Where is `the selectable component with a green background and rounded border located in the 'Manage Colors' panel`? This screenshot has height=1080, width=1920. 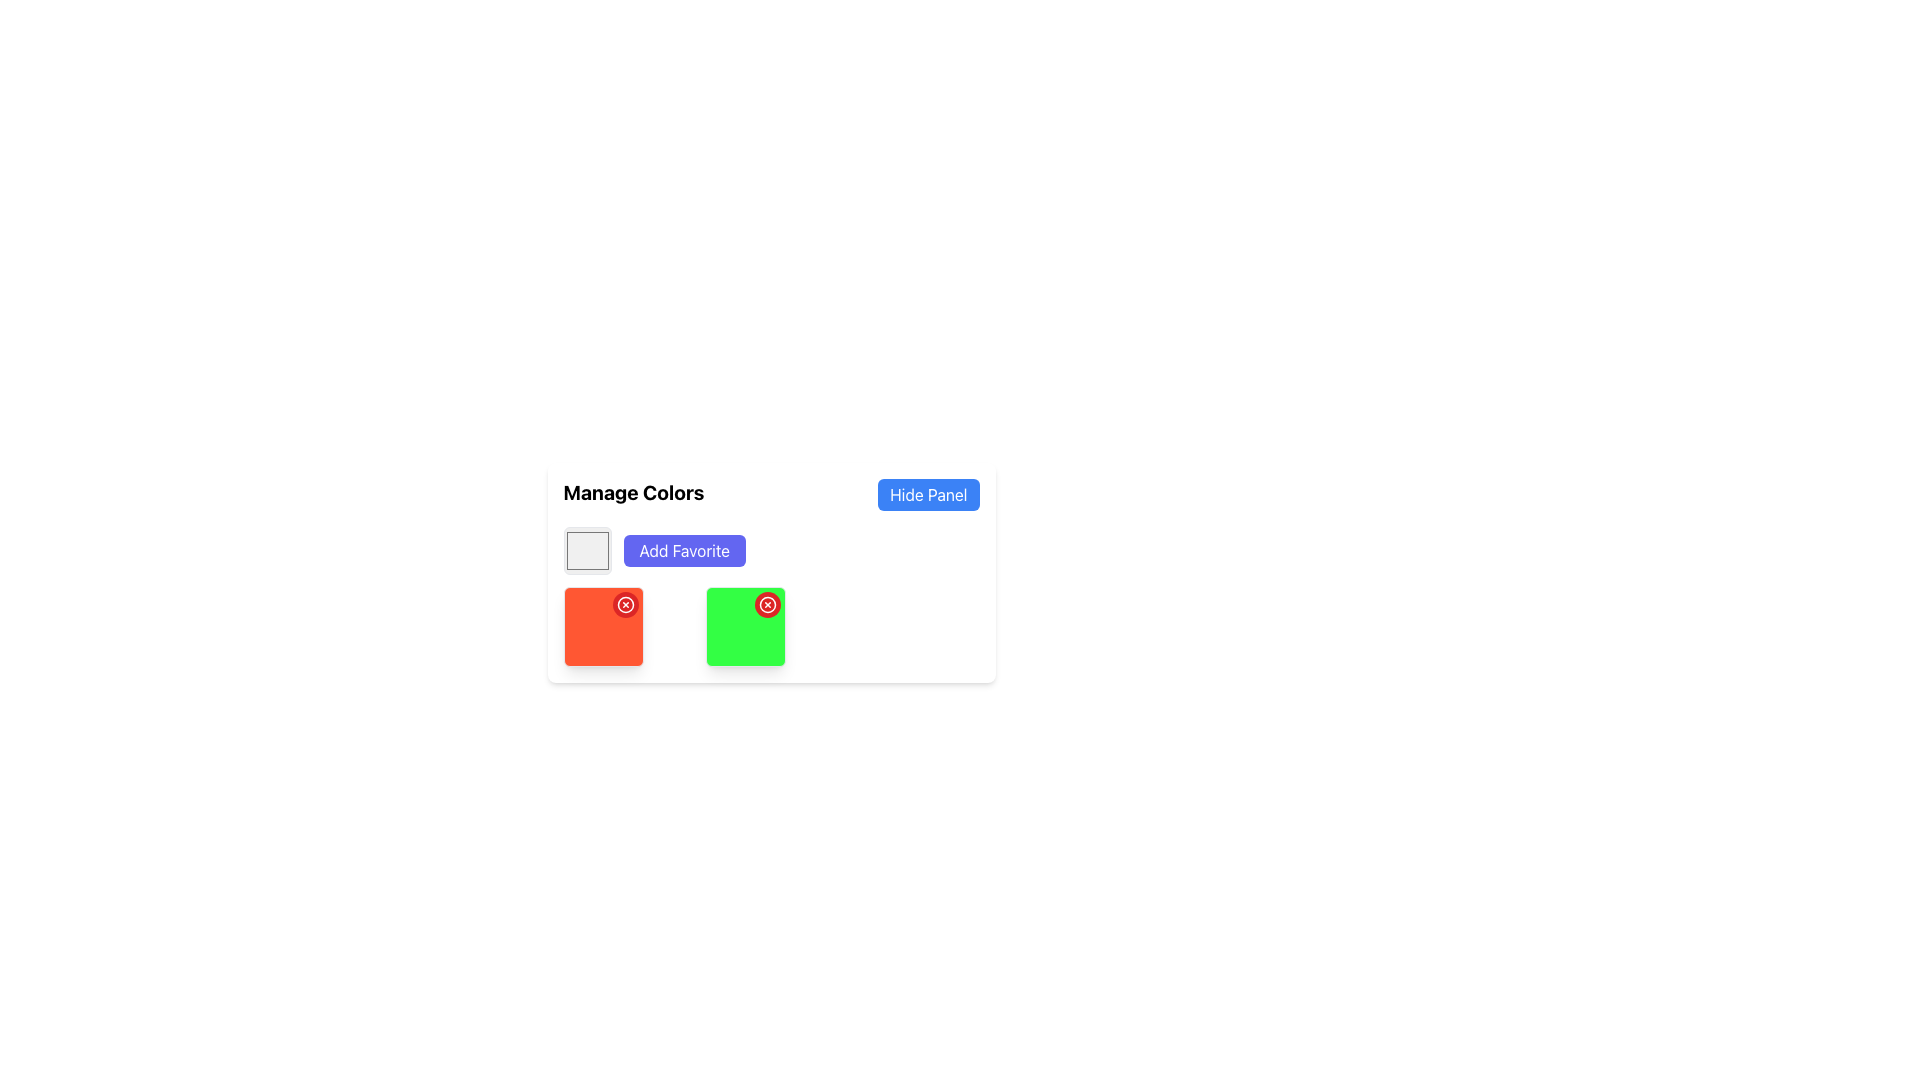
the selectable component with a green background and rounded border located in the 'Manage Colors' panel is located at coordinates (745, 626).